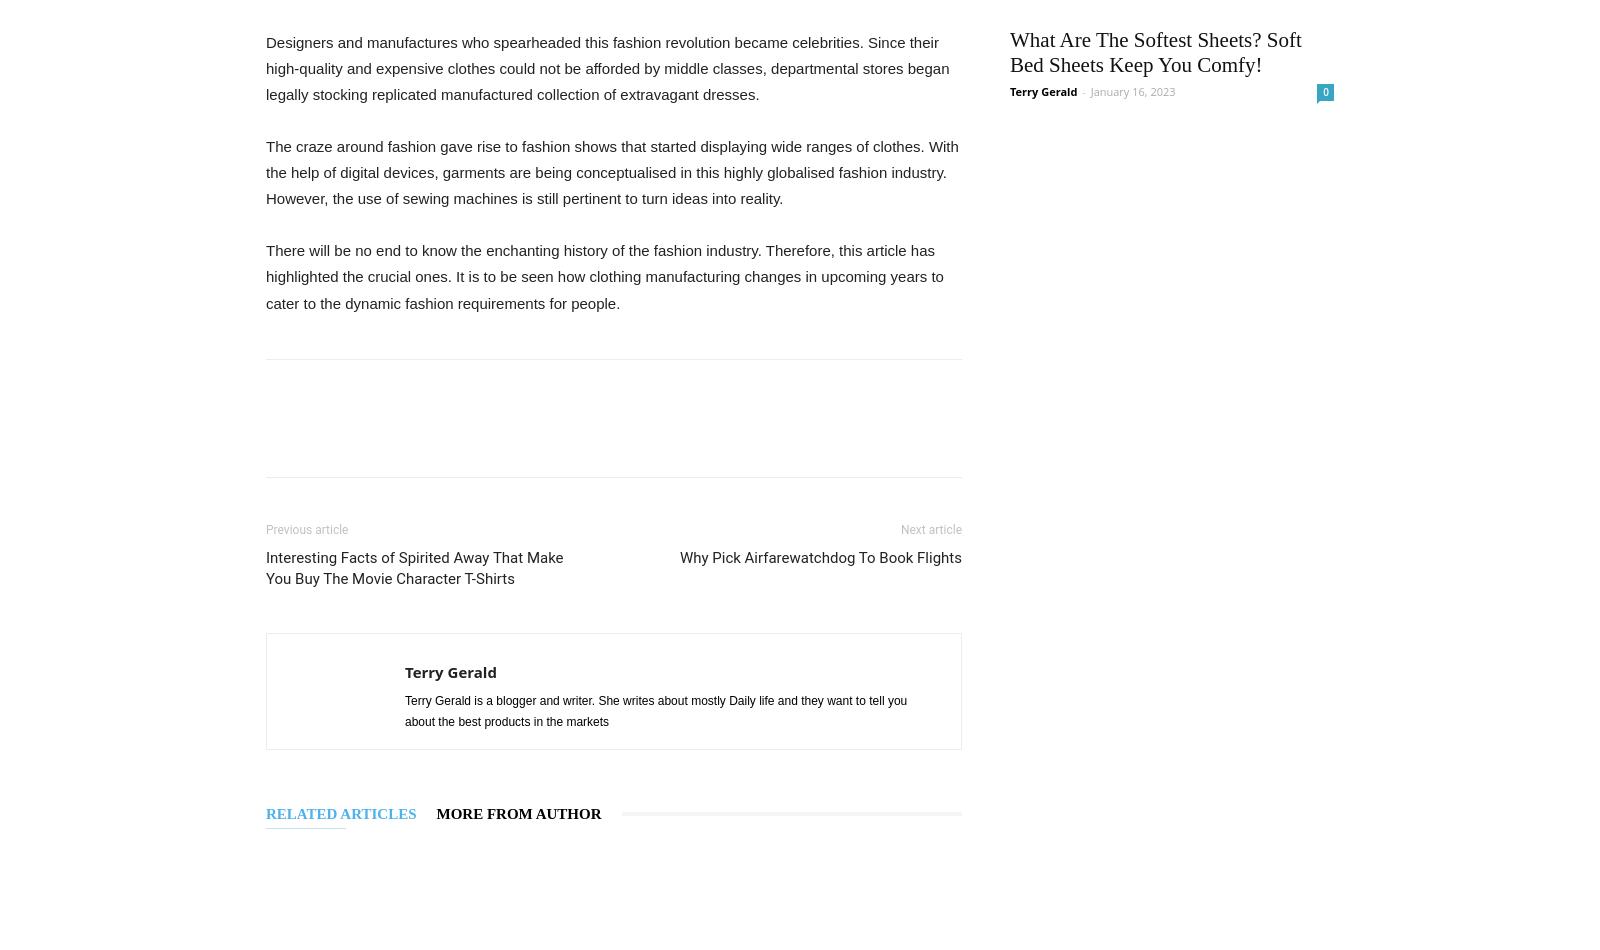 The height and width of the screenshot is (950, 1600). Describe the element at coordinates (1132, 91) in the screenshot. I see `'January 16, 2023'` at that location.